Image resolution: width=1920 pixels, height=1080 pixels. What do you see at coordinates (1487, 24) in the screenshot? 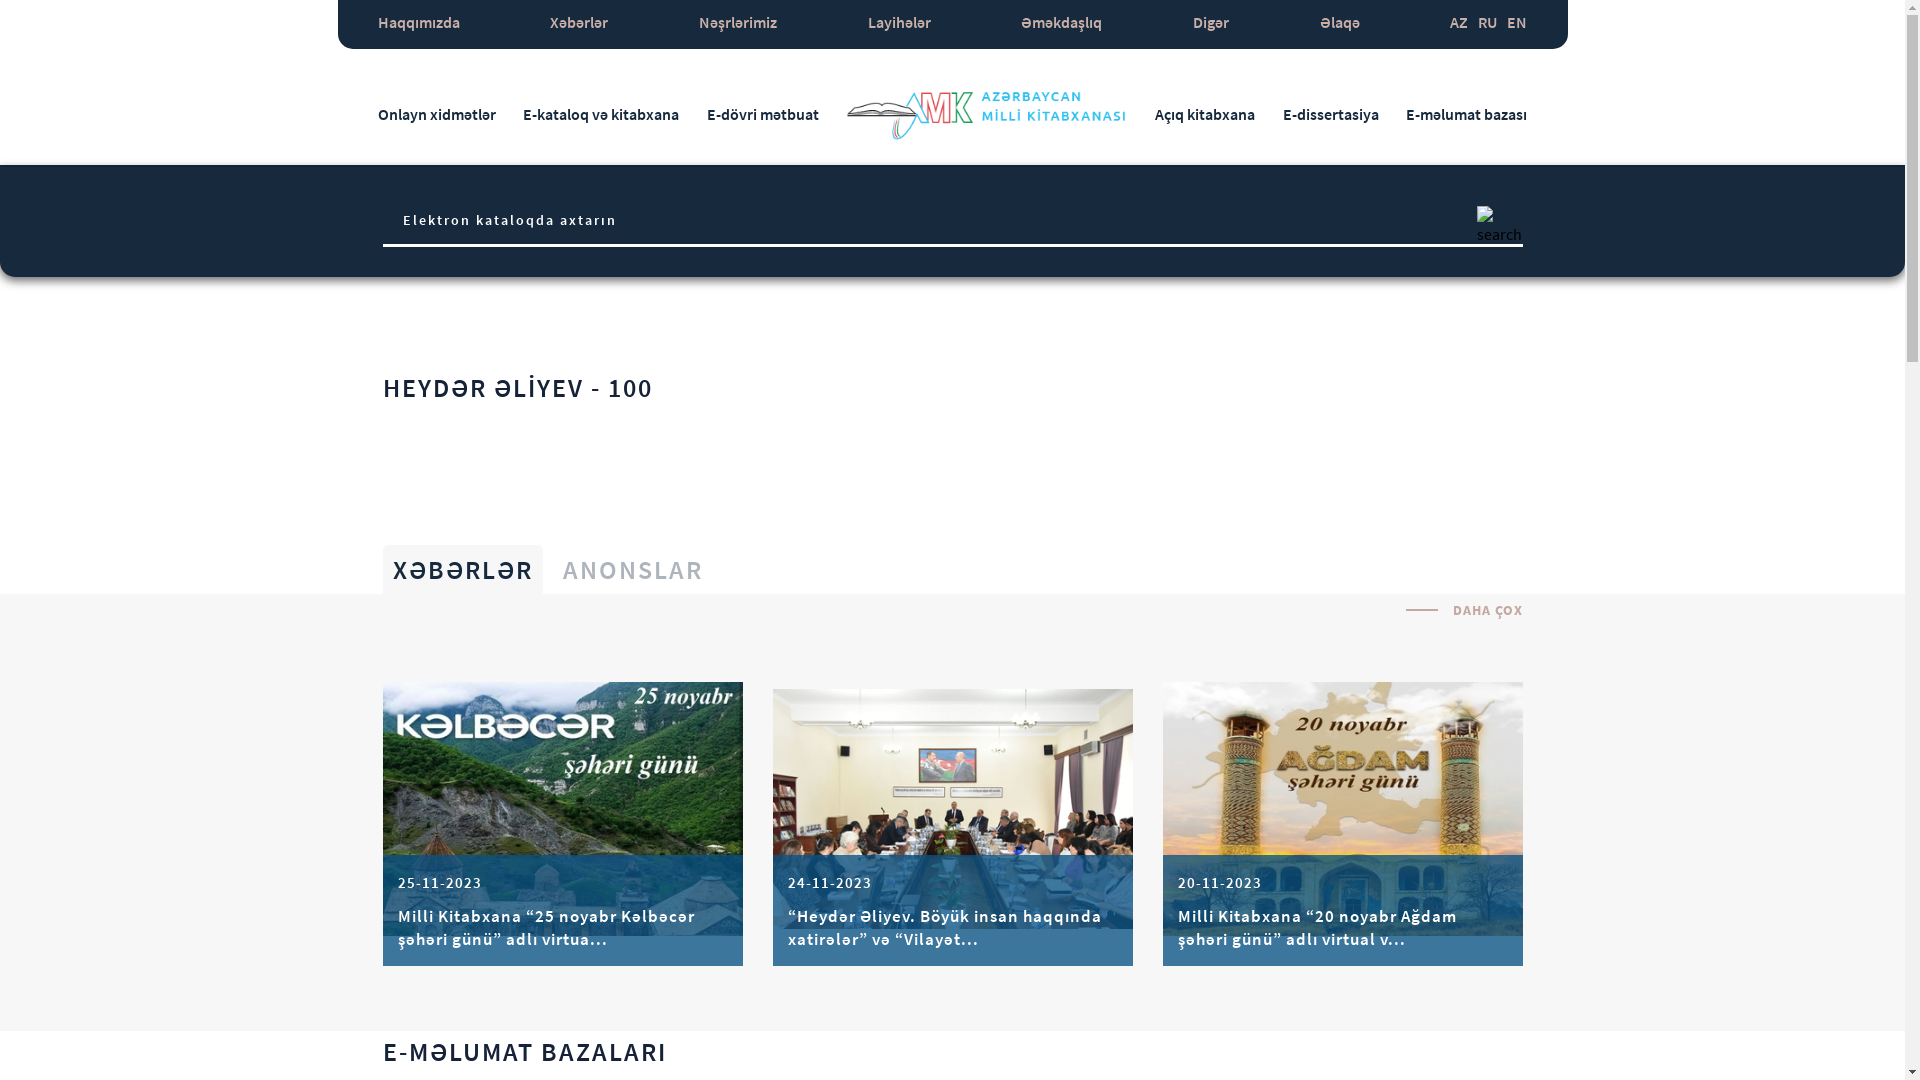
I see `'RU'` at bounding box center [1487, 24].